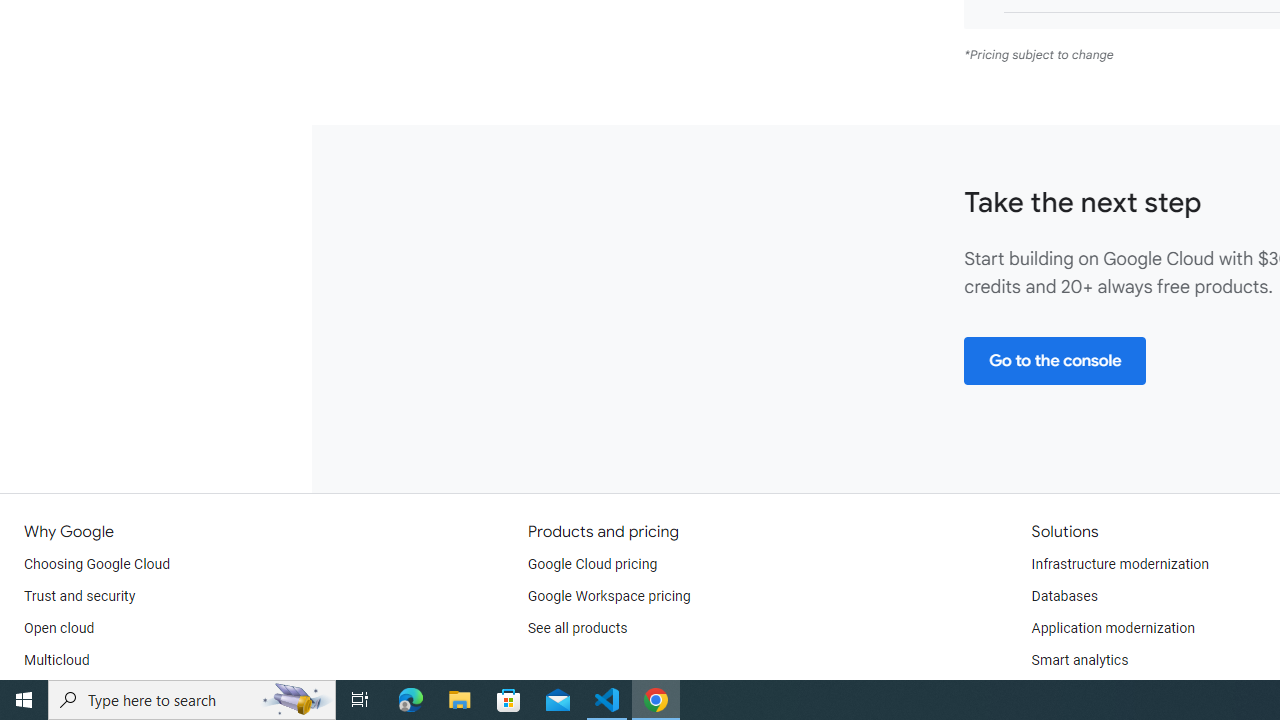 Image resolution: width=1280 pixels, height=720 pixels. I want to click on 'Infrastructure modernization', so click(1120, 564).